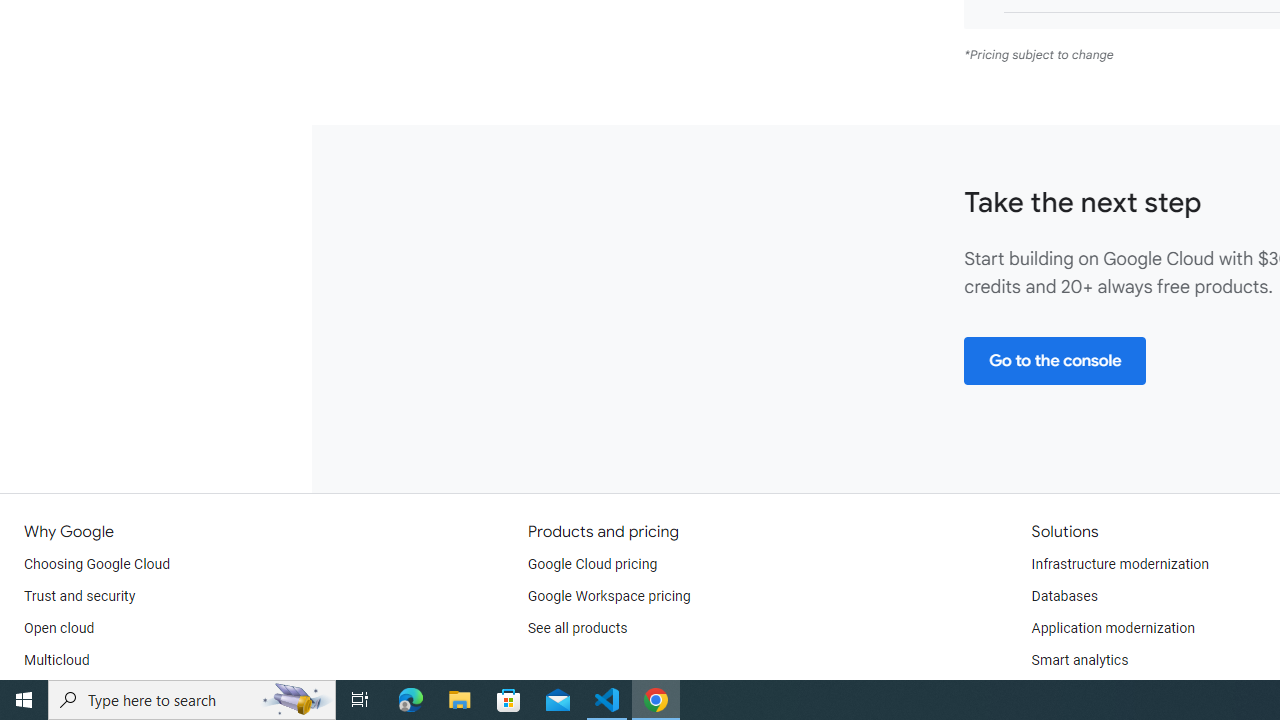 Image resolution: width=1280 pixels, height=720 pixels. I want to click on 'Infrastructure modernization', so click(1120, 564).